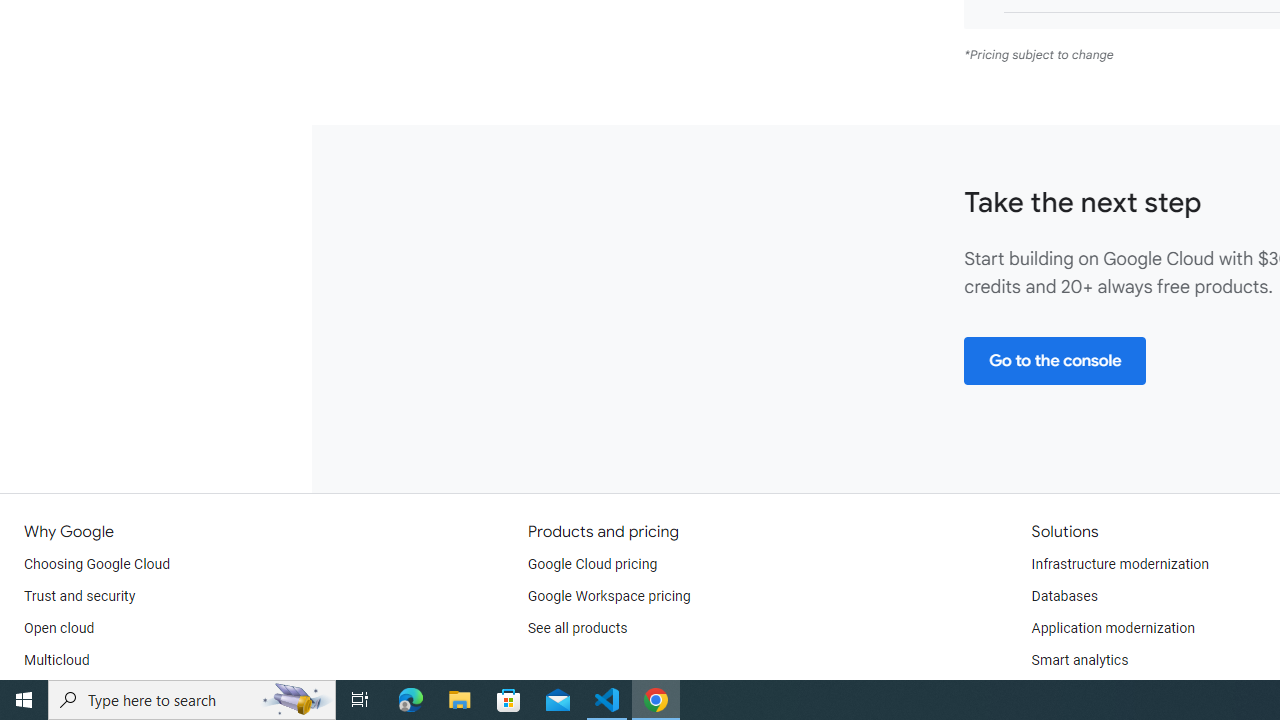 Image resolution: width=1280 pixels, height=720 pixels. I want to click on 'Infrastructure modernization', so click(1120, 564).